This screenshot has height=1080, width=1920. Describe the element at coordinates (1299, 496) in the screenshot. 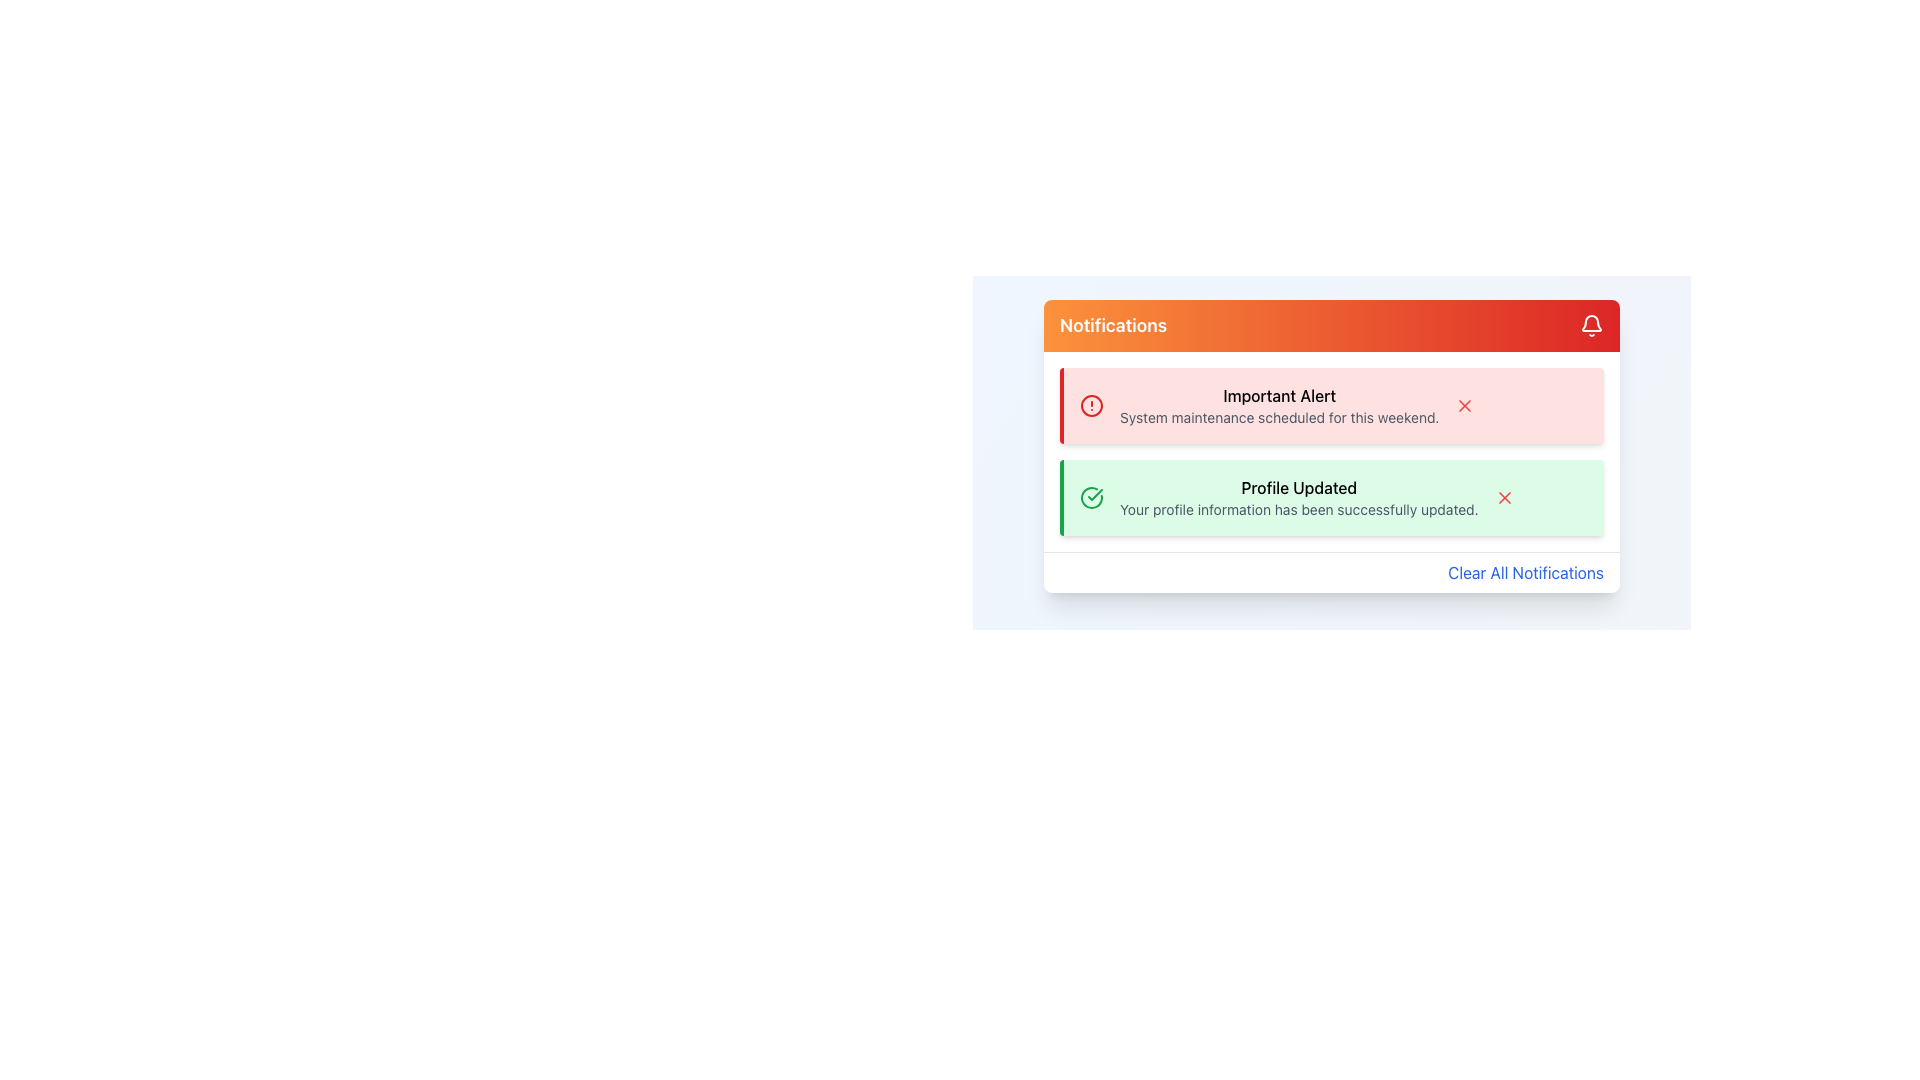

I see `the notification message titled 'Profile Updated' which displays a success message in a greenish background` at that location.